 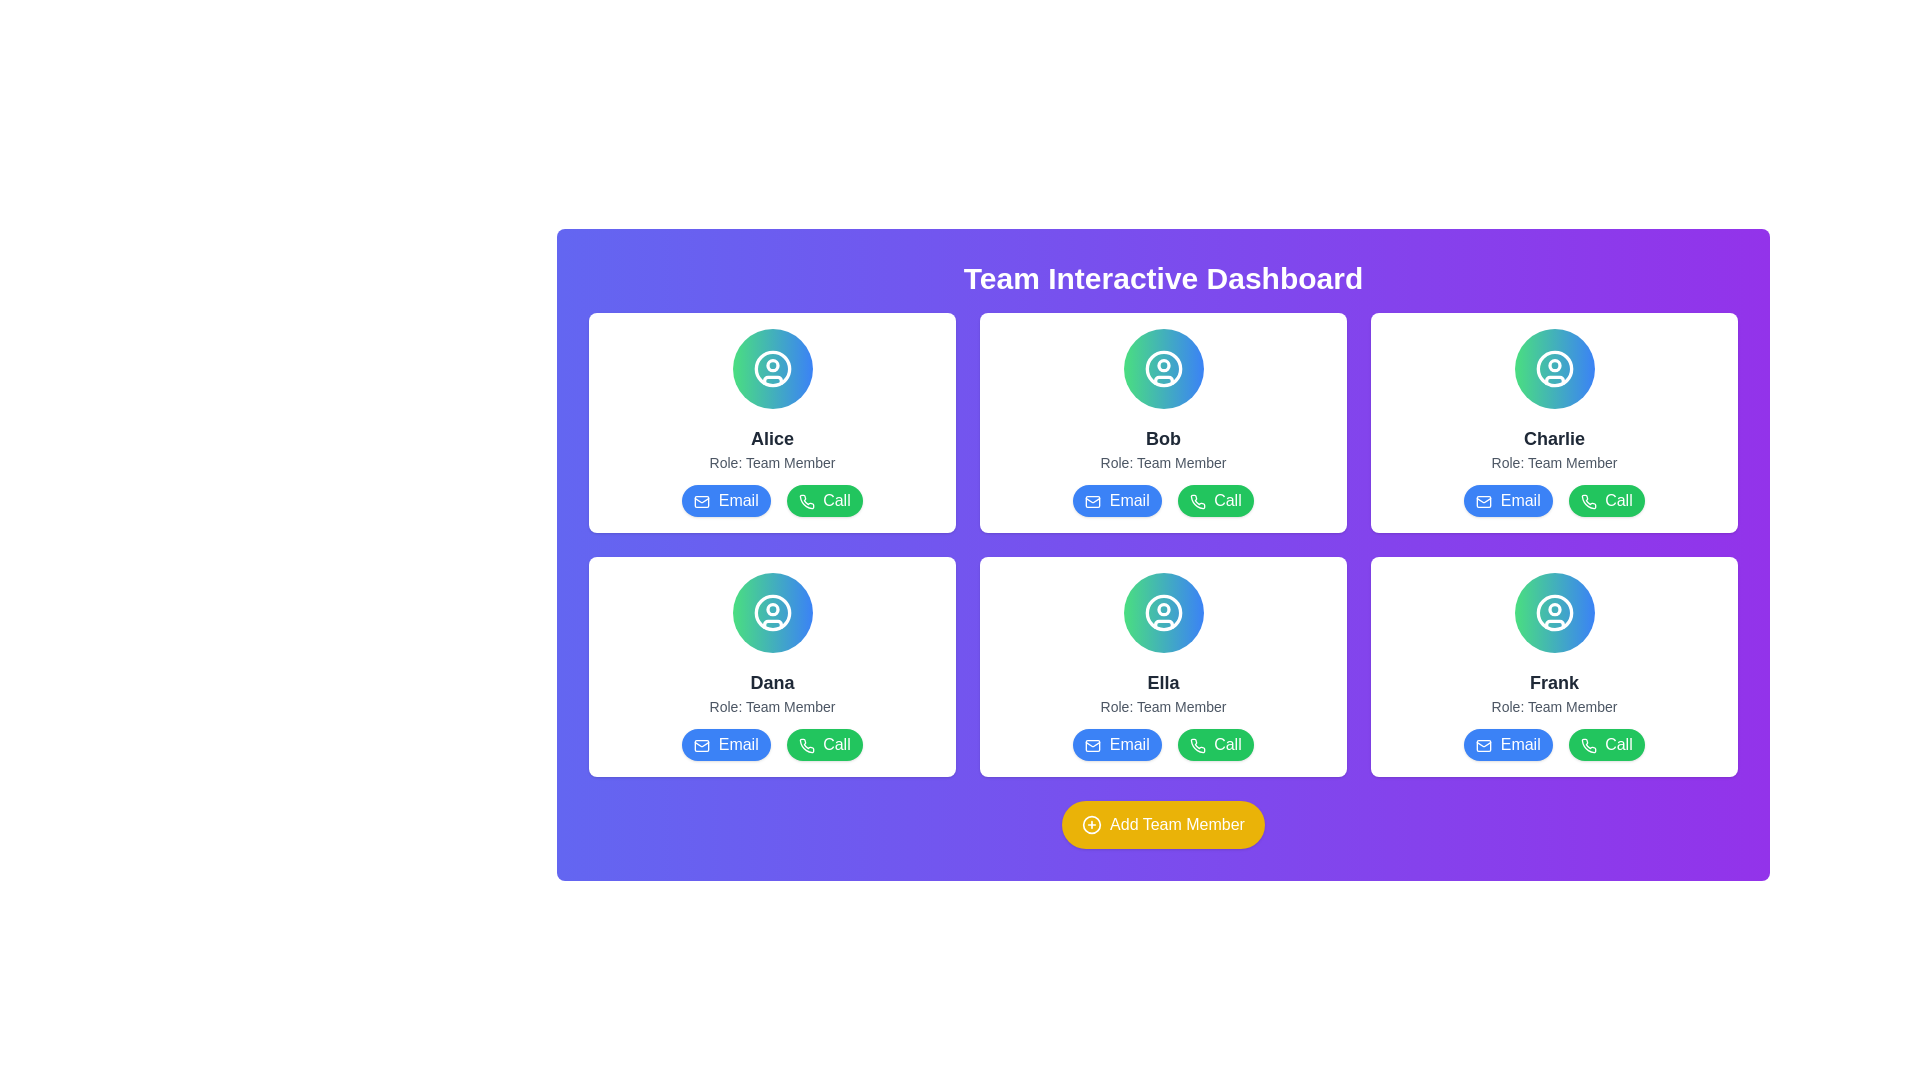 What do you see at coordinates (771, 623) in the screenshot?
I see `the decorative graphical line within the user profile SVG icon representing the user named 'Dana' in the bottom-left position of the displayed cards` at bounding box center [771, 623].